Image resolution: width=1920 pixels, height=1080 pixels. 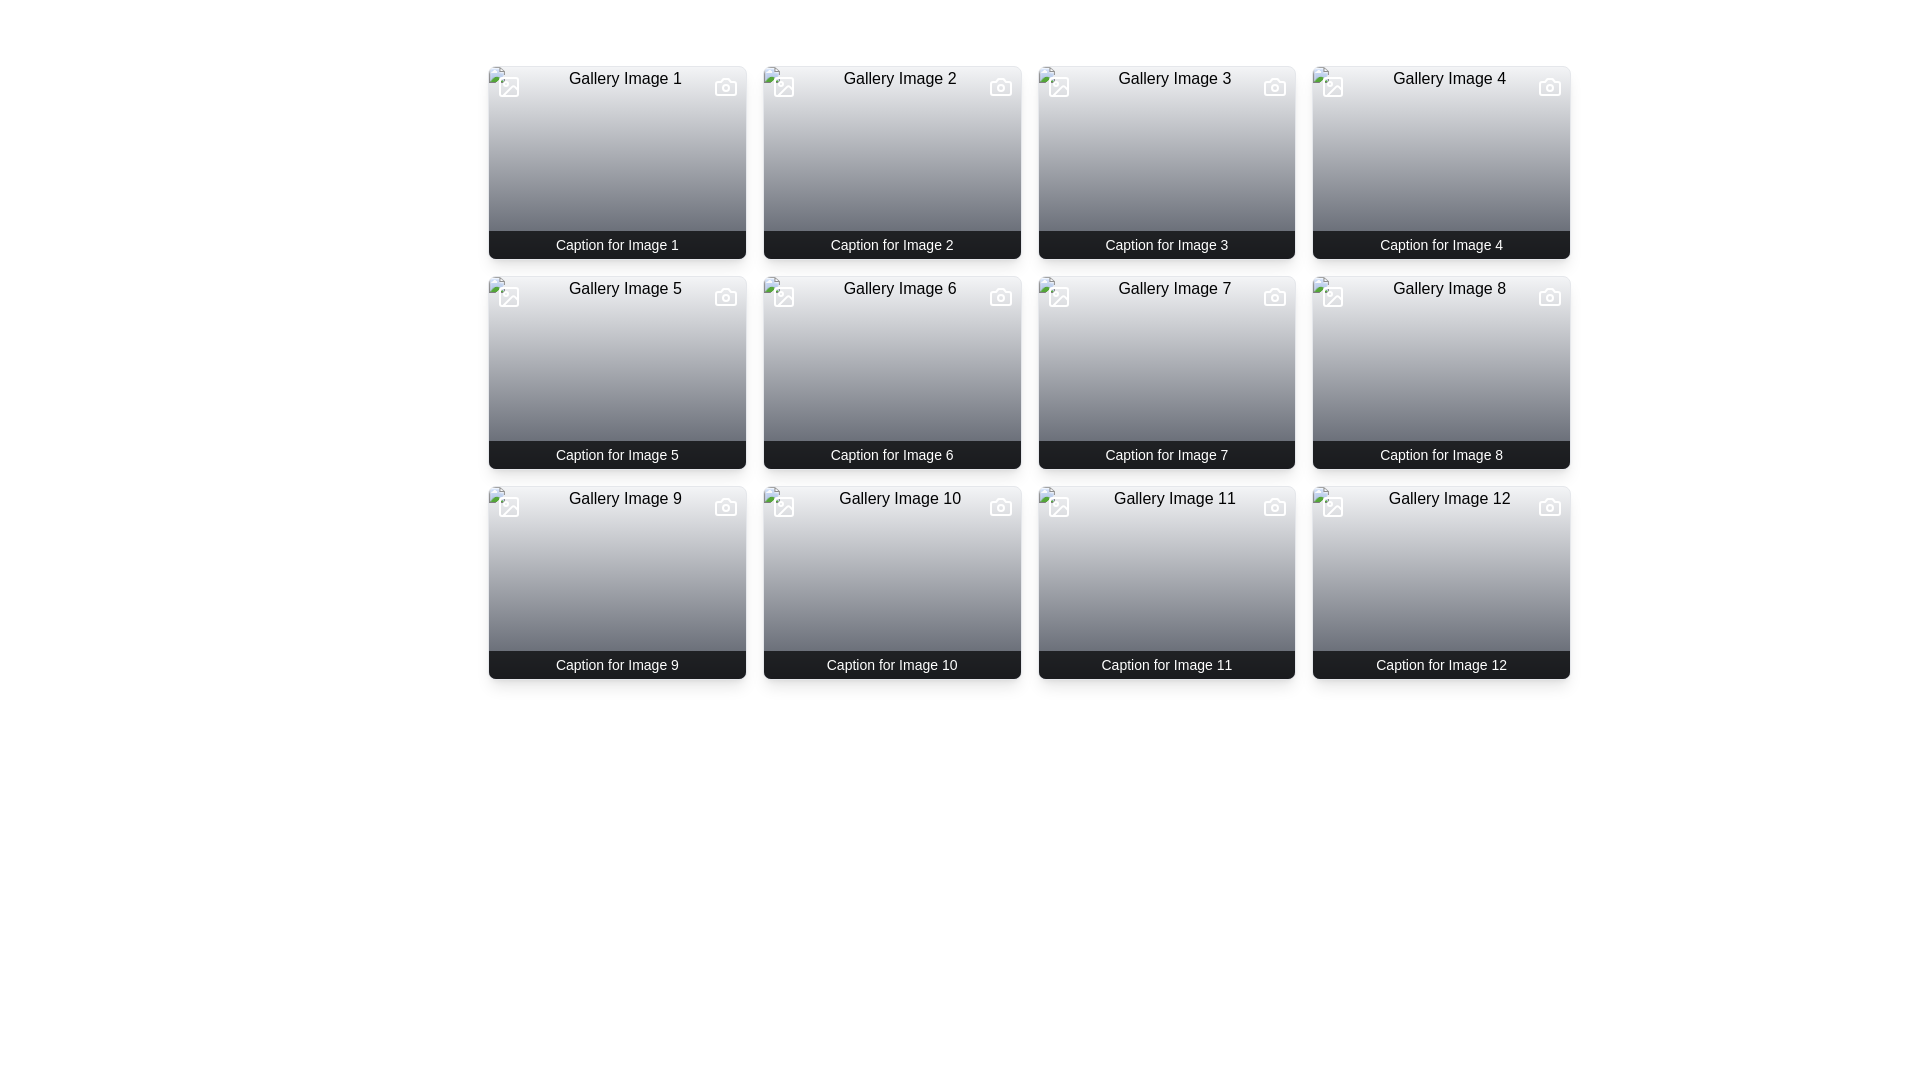 I want to click on the decorative vector graphical component located in the upper-left corner of the seventh gallery image, which is found in the second row and third column of the grid layout, so click(x=1059, y=300).